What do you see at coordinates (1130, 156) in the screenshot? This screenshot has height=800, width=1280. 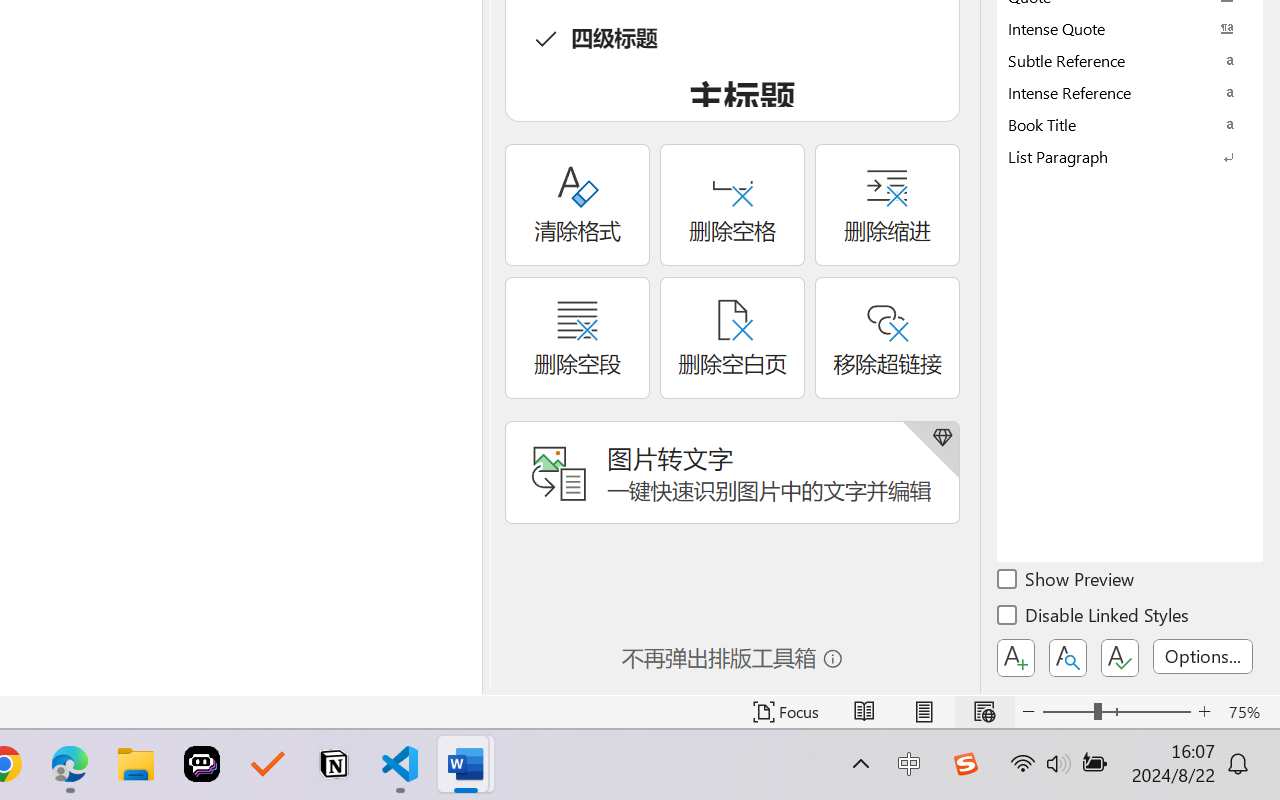 I see `'List Paragraph'` at bounding box center [1130, 156].